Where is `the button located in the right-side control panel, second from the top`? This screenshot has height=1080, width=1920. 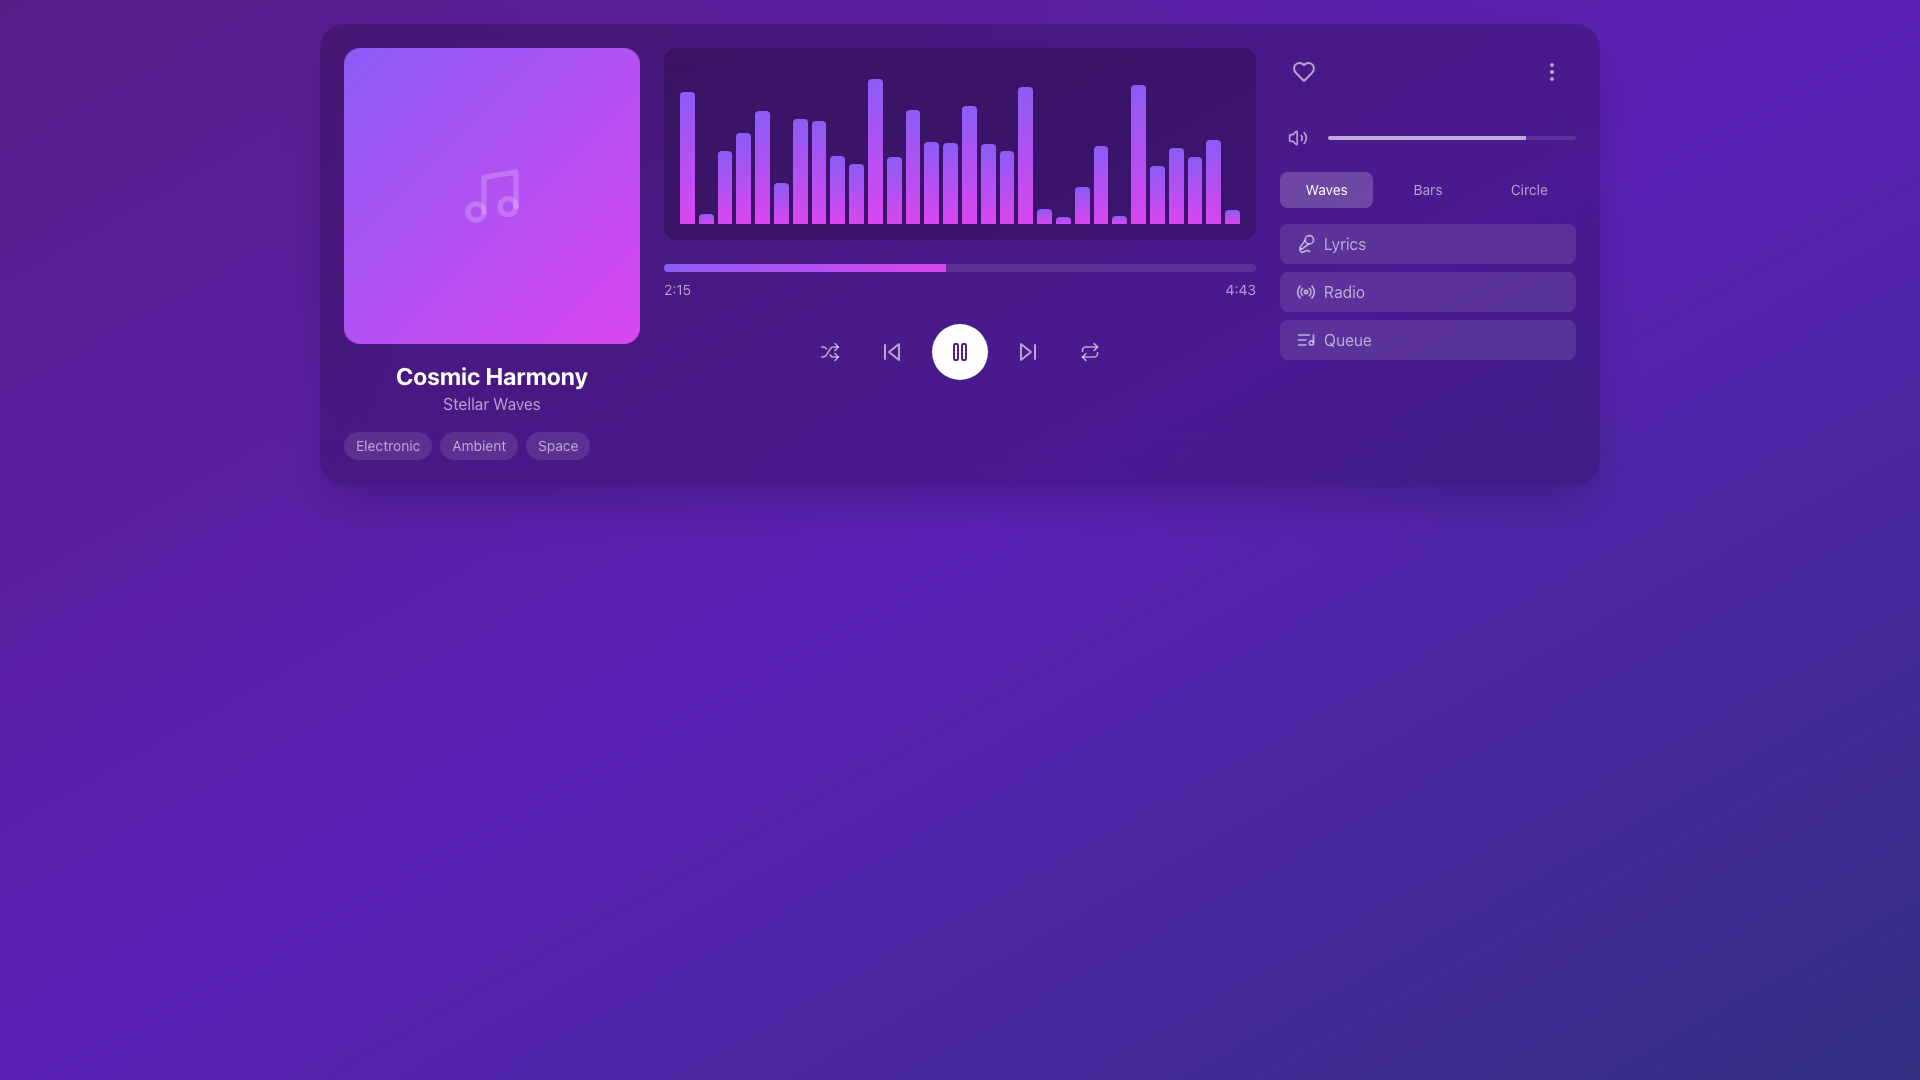
the button located in the right-side control panel, second from the top is located at coordinates (1427, 253).